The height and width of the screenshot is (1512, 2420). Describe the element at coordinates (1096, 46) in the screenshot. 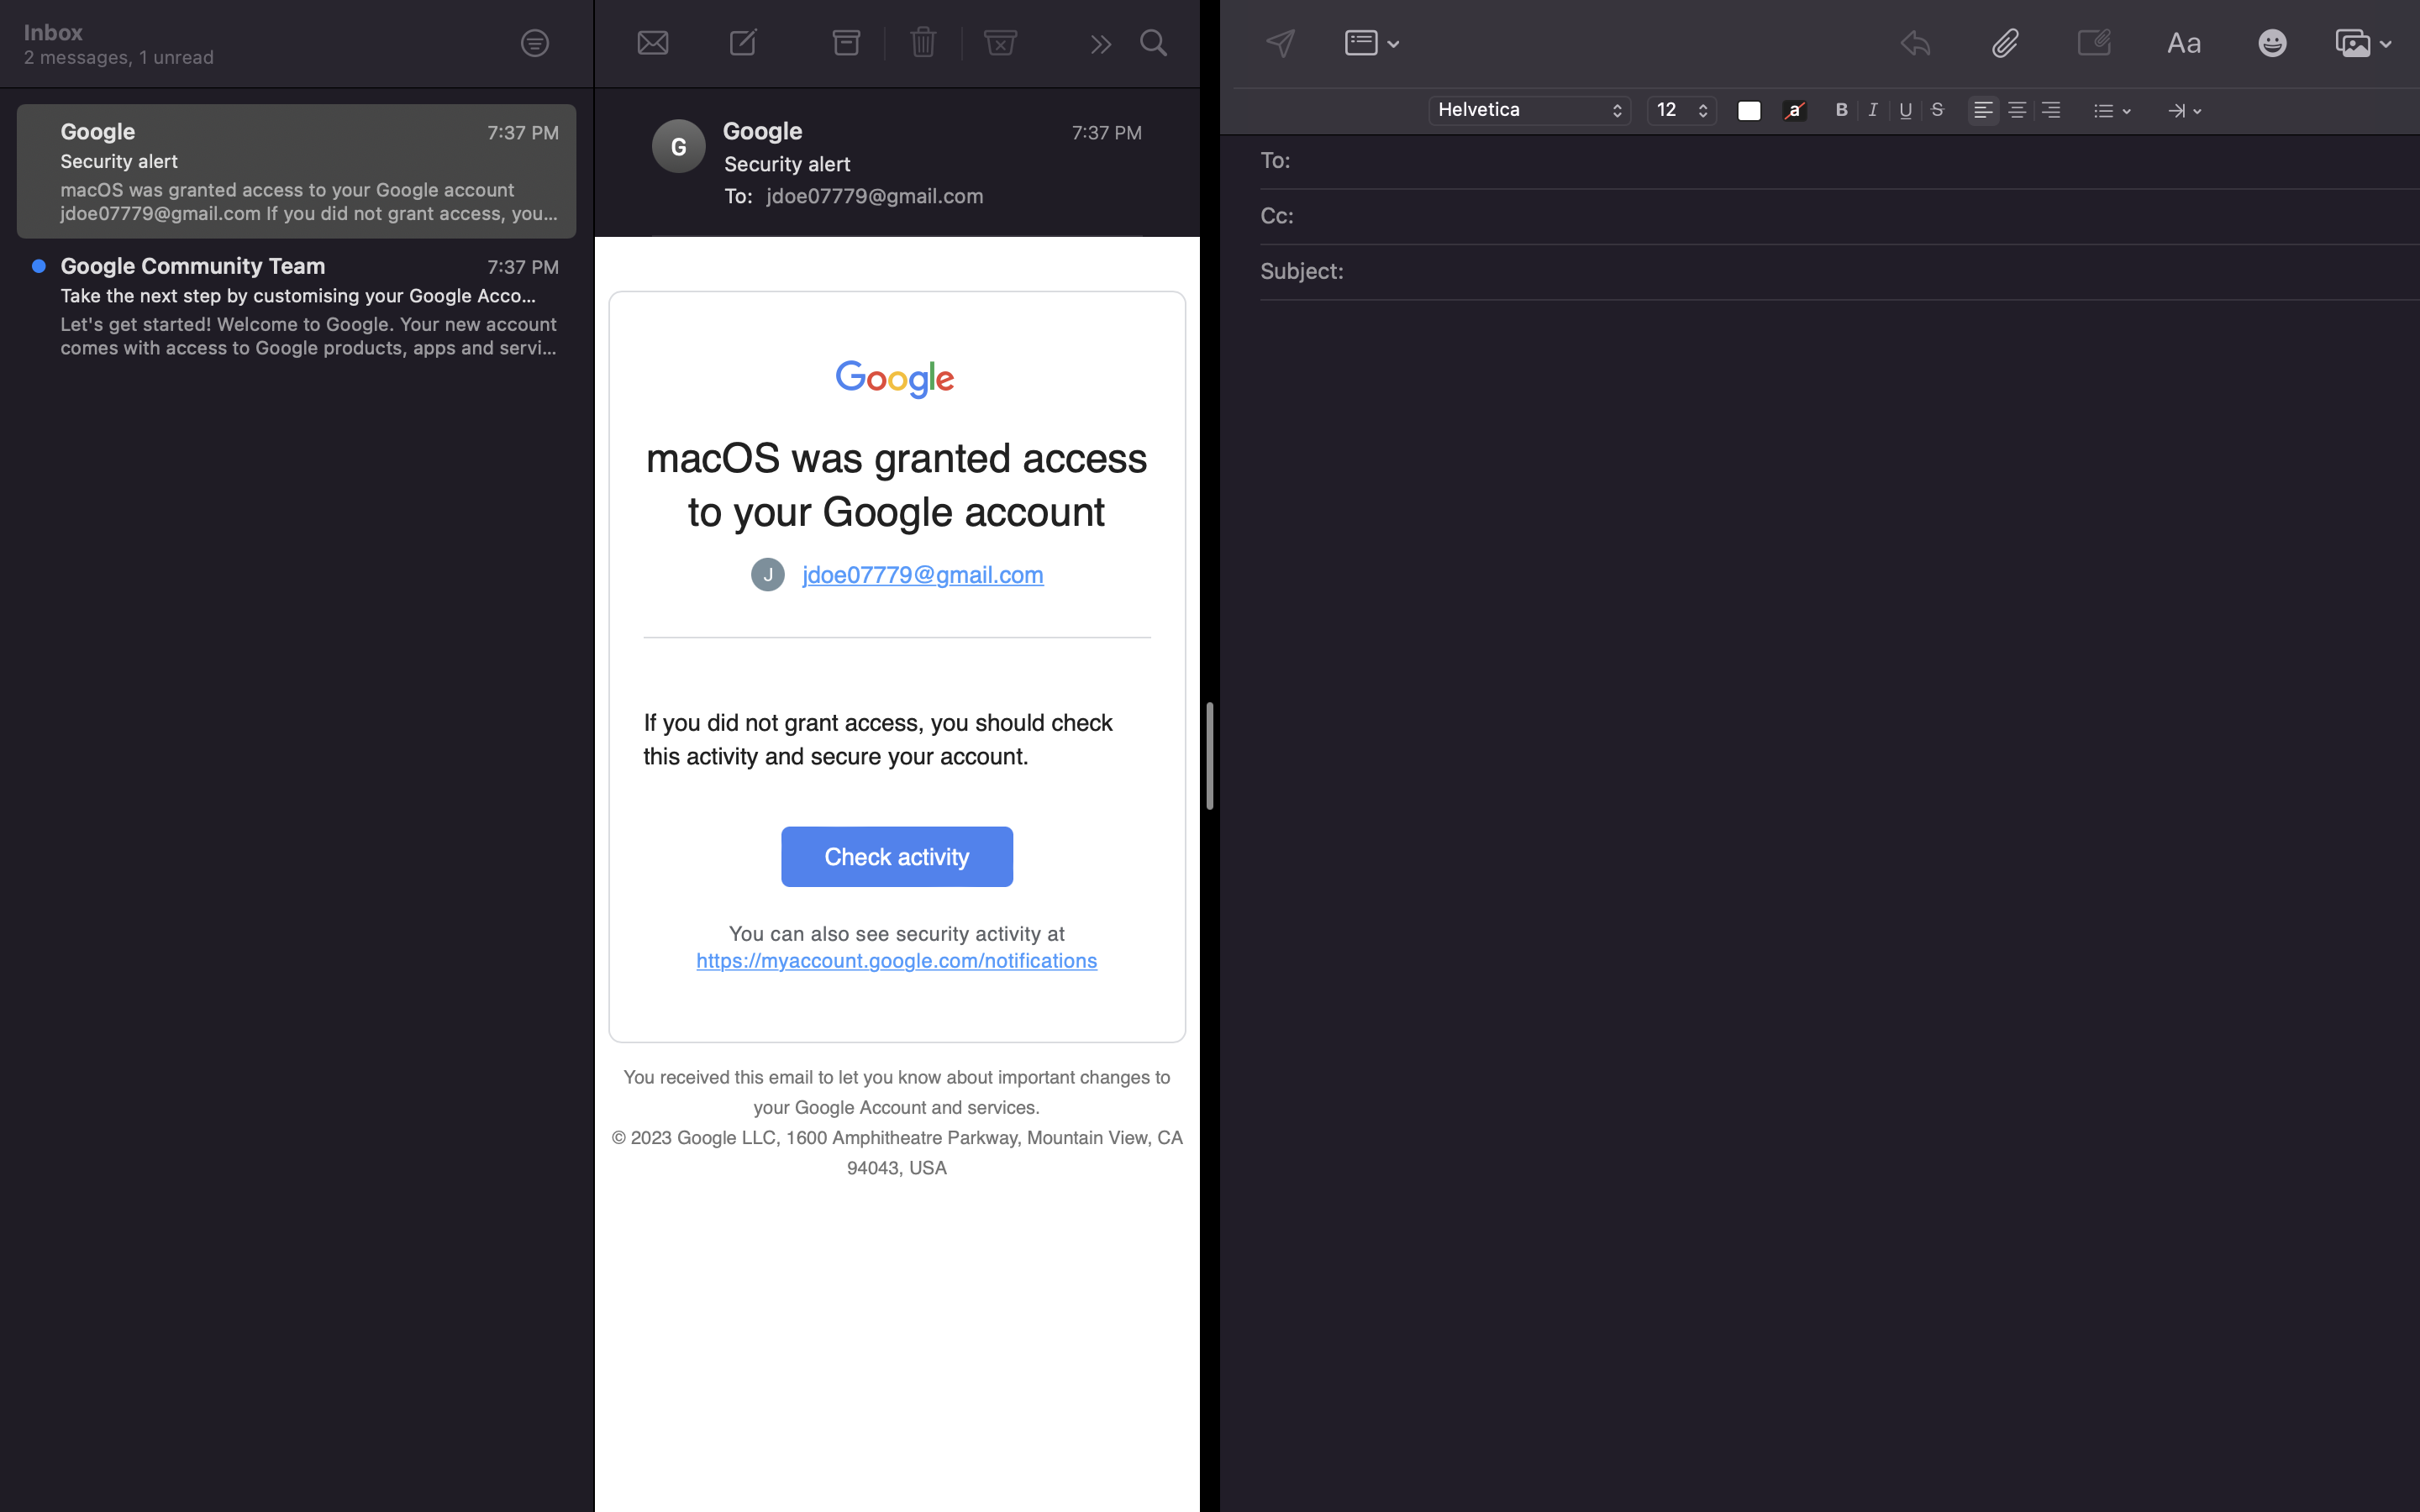

I see `Commence response to the current highlighted email` at that location.